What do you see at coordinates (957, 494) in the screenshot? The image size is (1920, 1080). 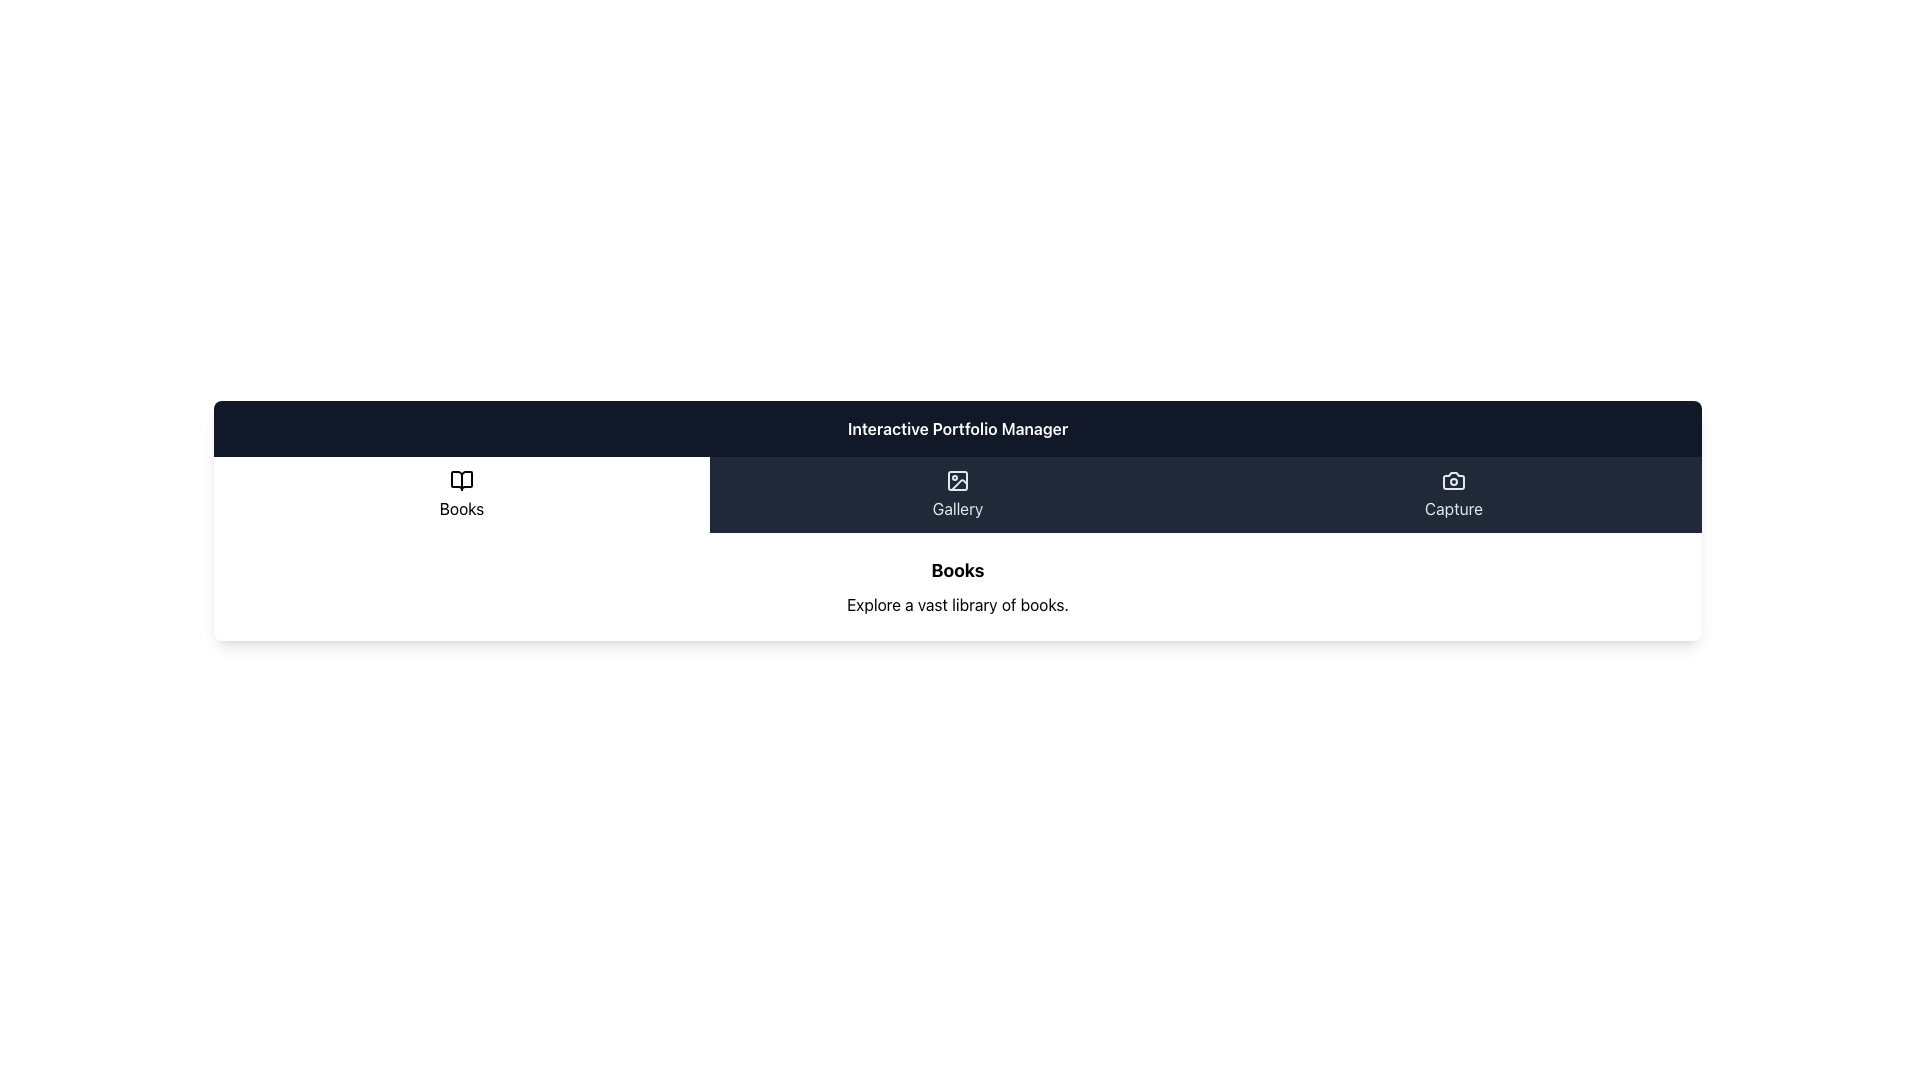 I see `the 'Gallery' button, which is the second button in a group of three, featuring a dark background and light text` at bounding box center [957, 494].